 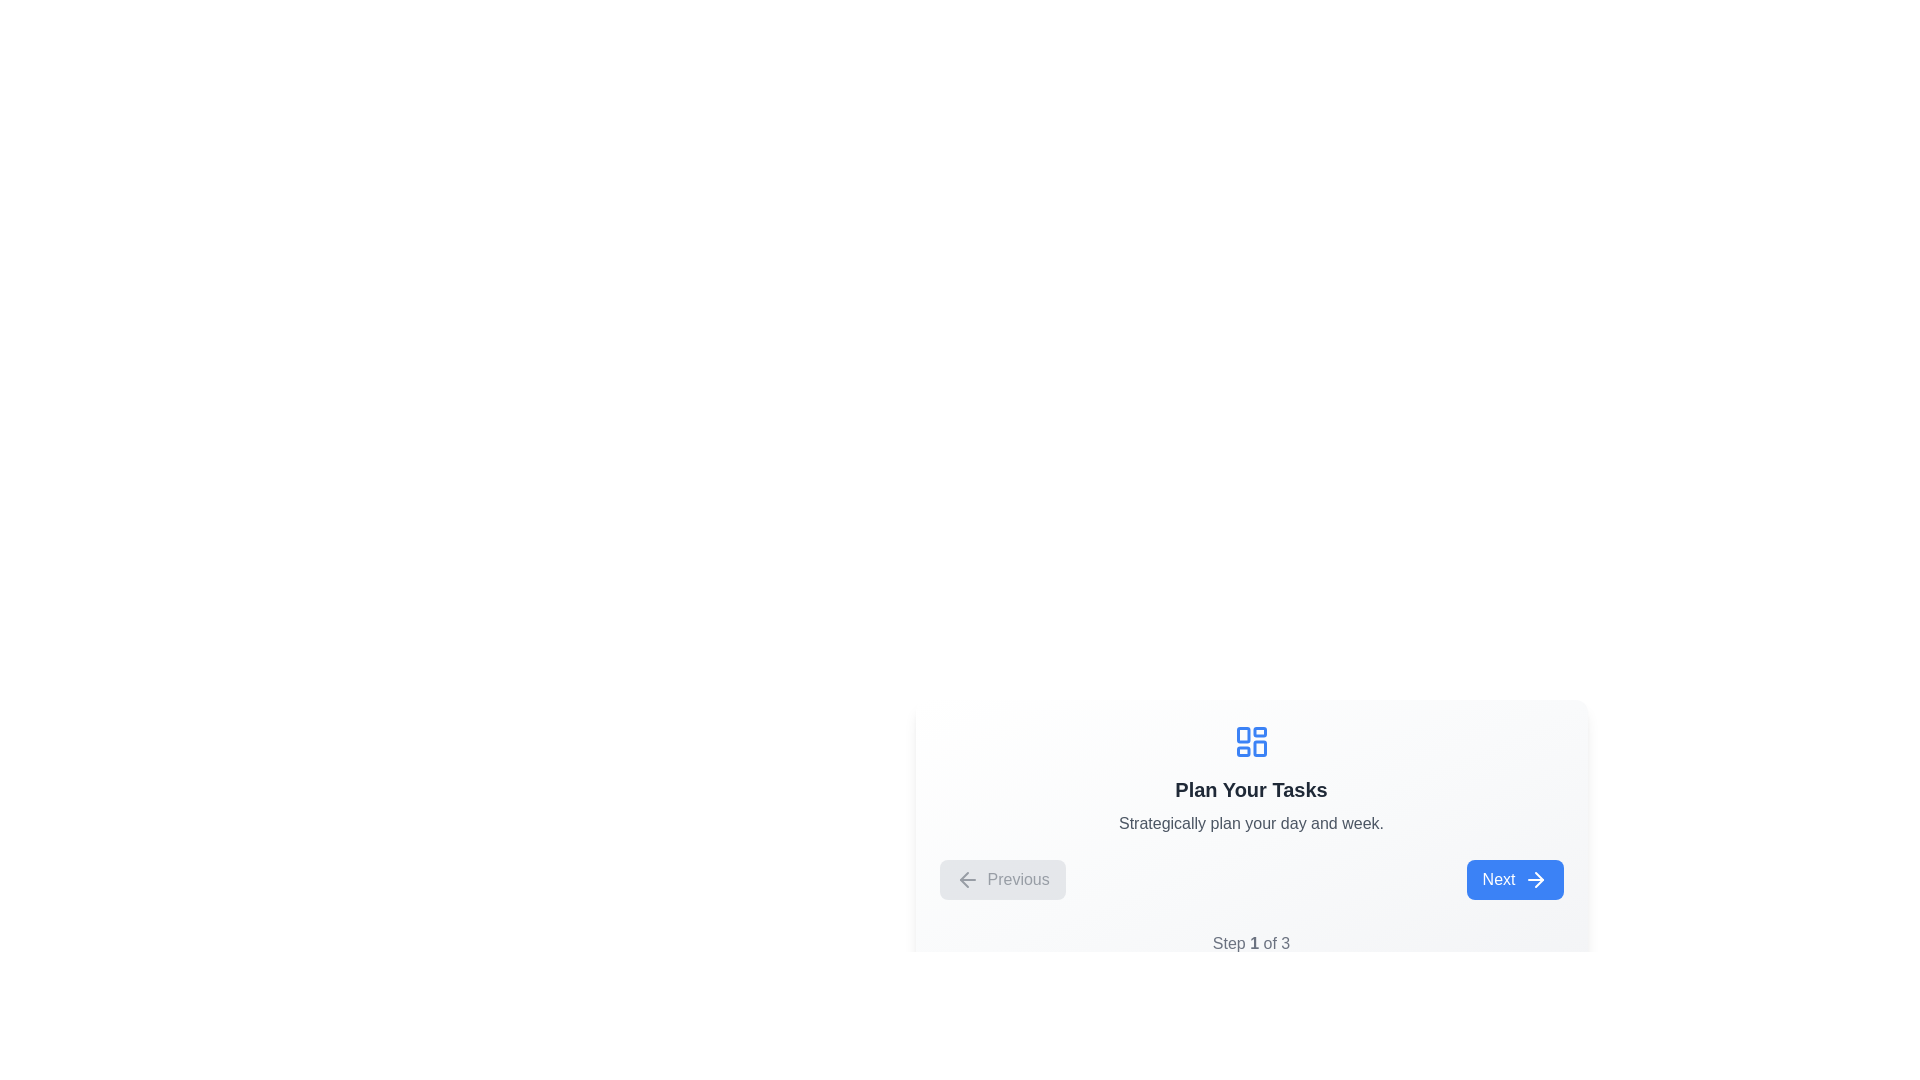 I want to click on the 'Next' button to proceed to the next step, so click(x=1515, y=878).